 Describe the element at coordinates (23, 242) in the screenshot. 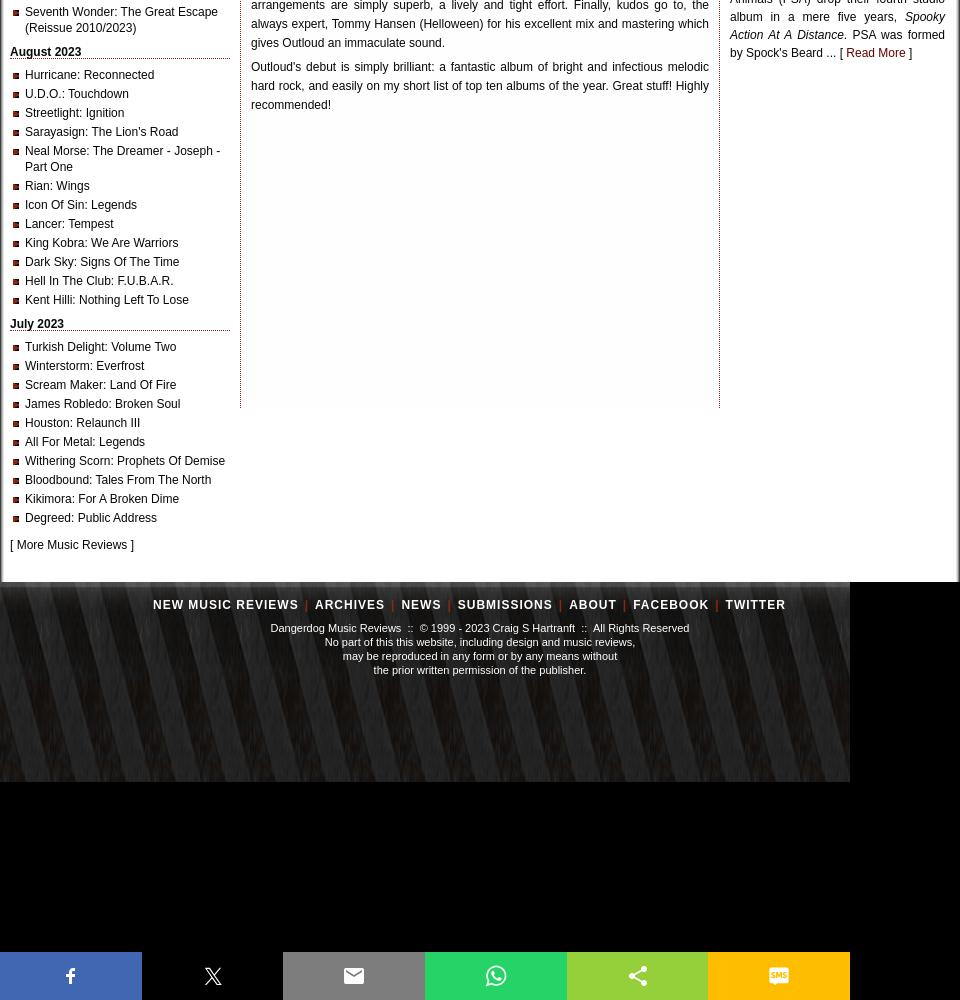

I see `'King Kobra'` at that location.